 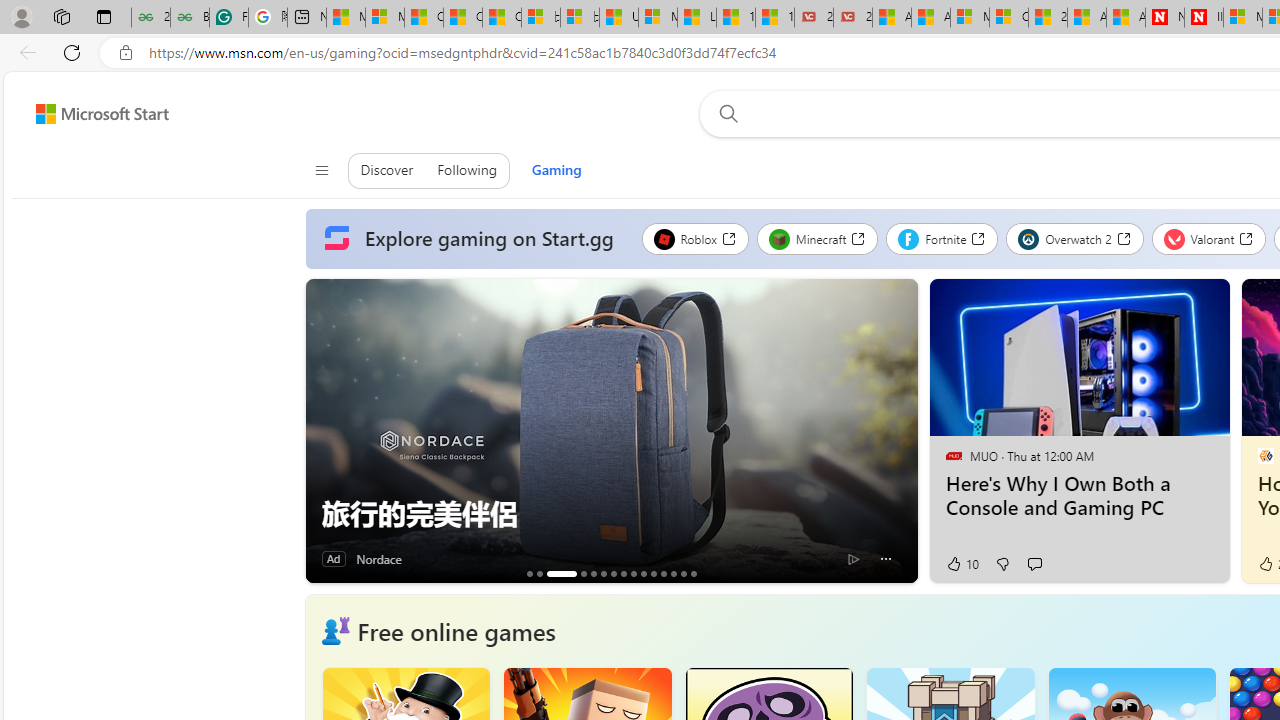 I want to click on 'Fortnite', so click(x=941, y=238).